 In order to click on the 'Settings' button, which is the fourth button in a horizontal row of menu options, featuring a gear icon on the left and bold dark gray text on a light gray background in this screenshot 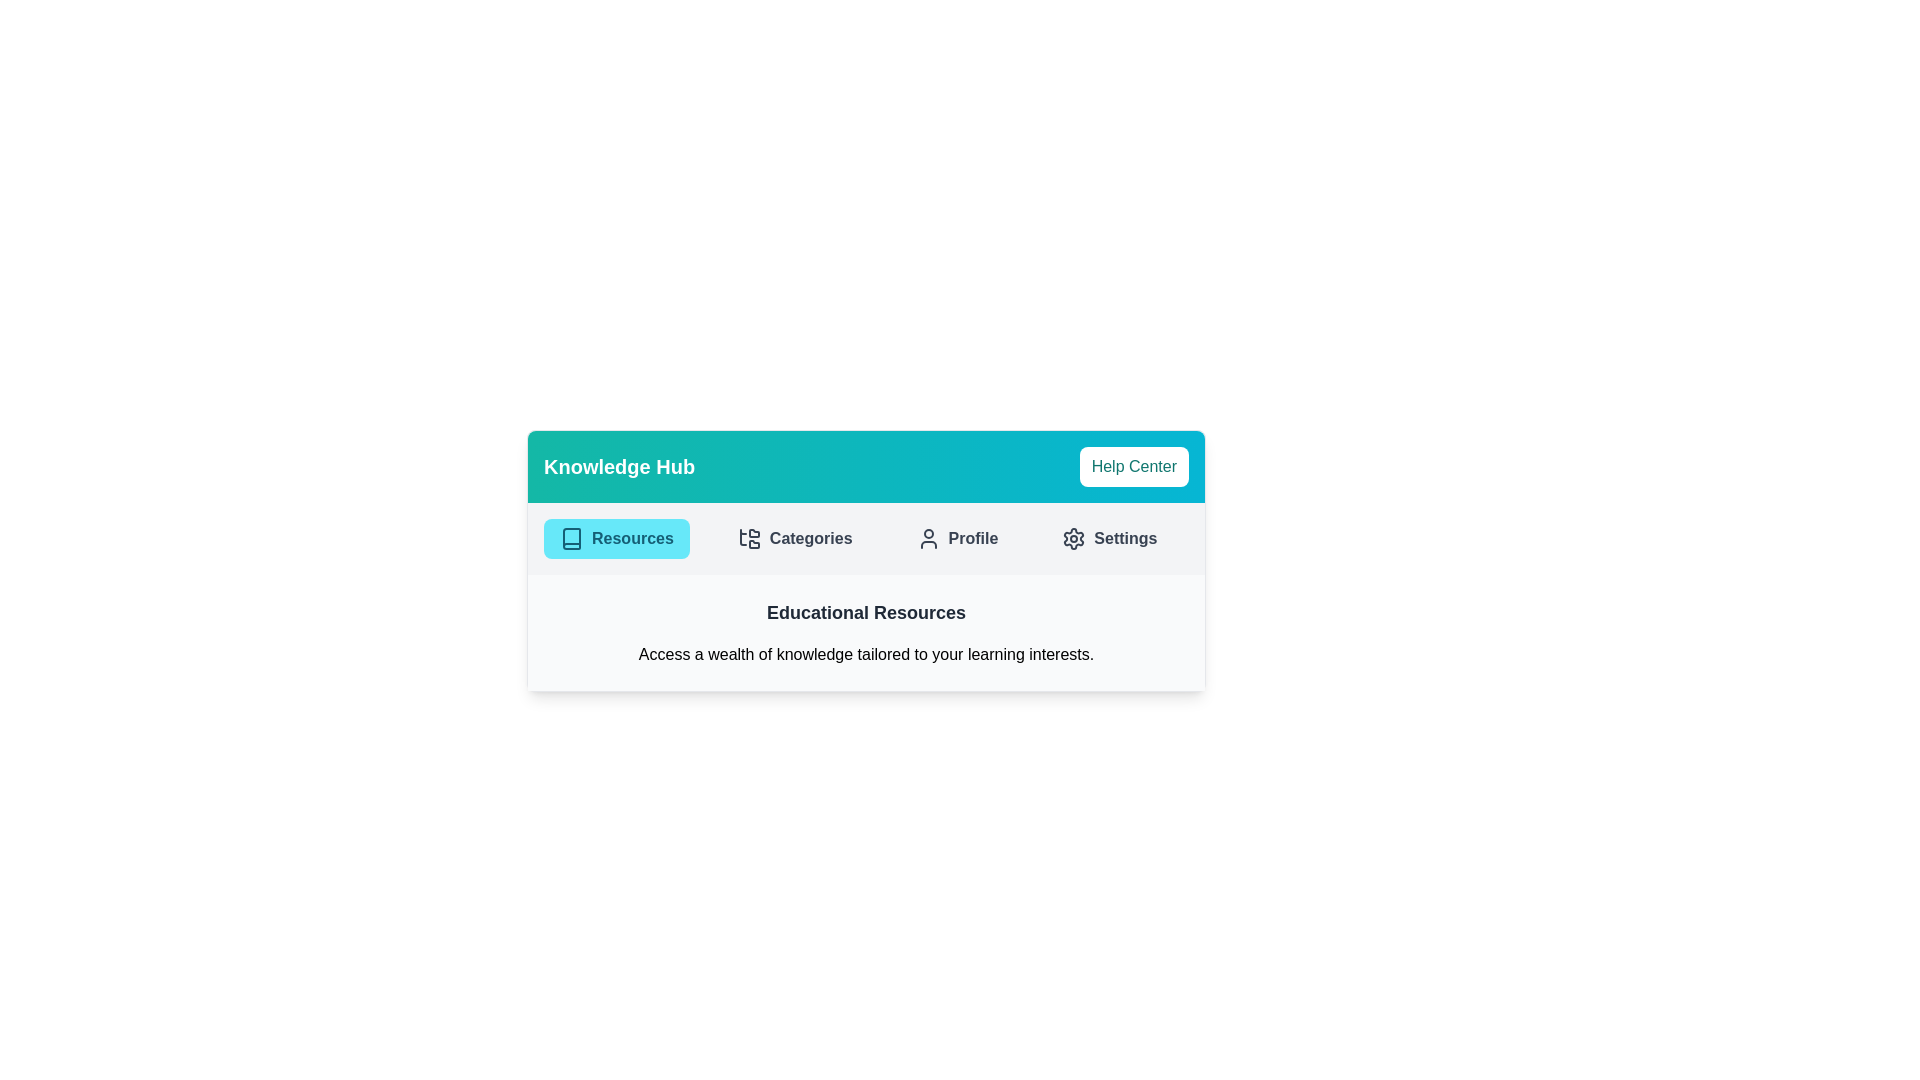, I will do `click(1108, 538)`.